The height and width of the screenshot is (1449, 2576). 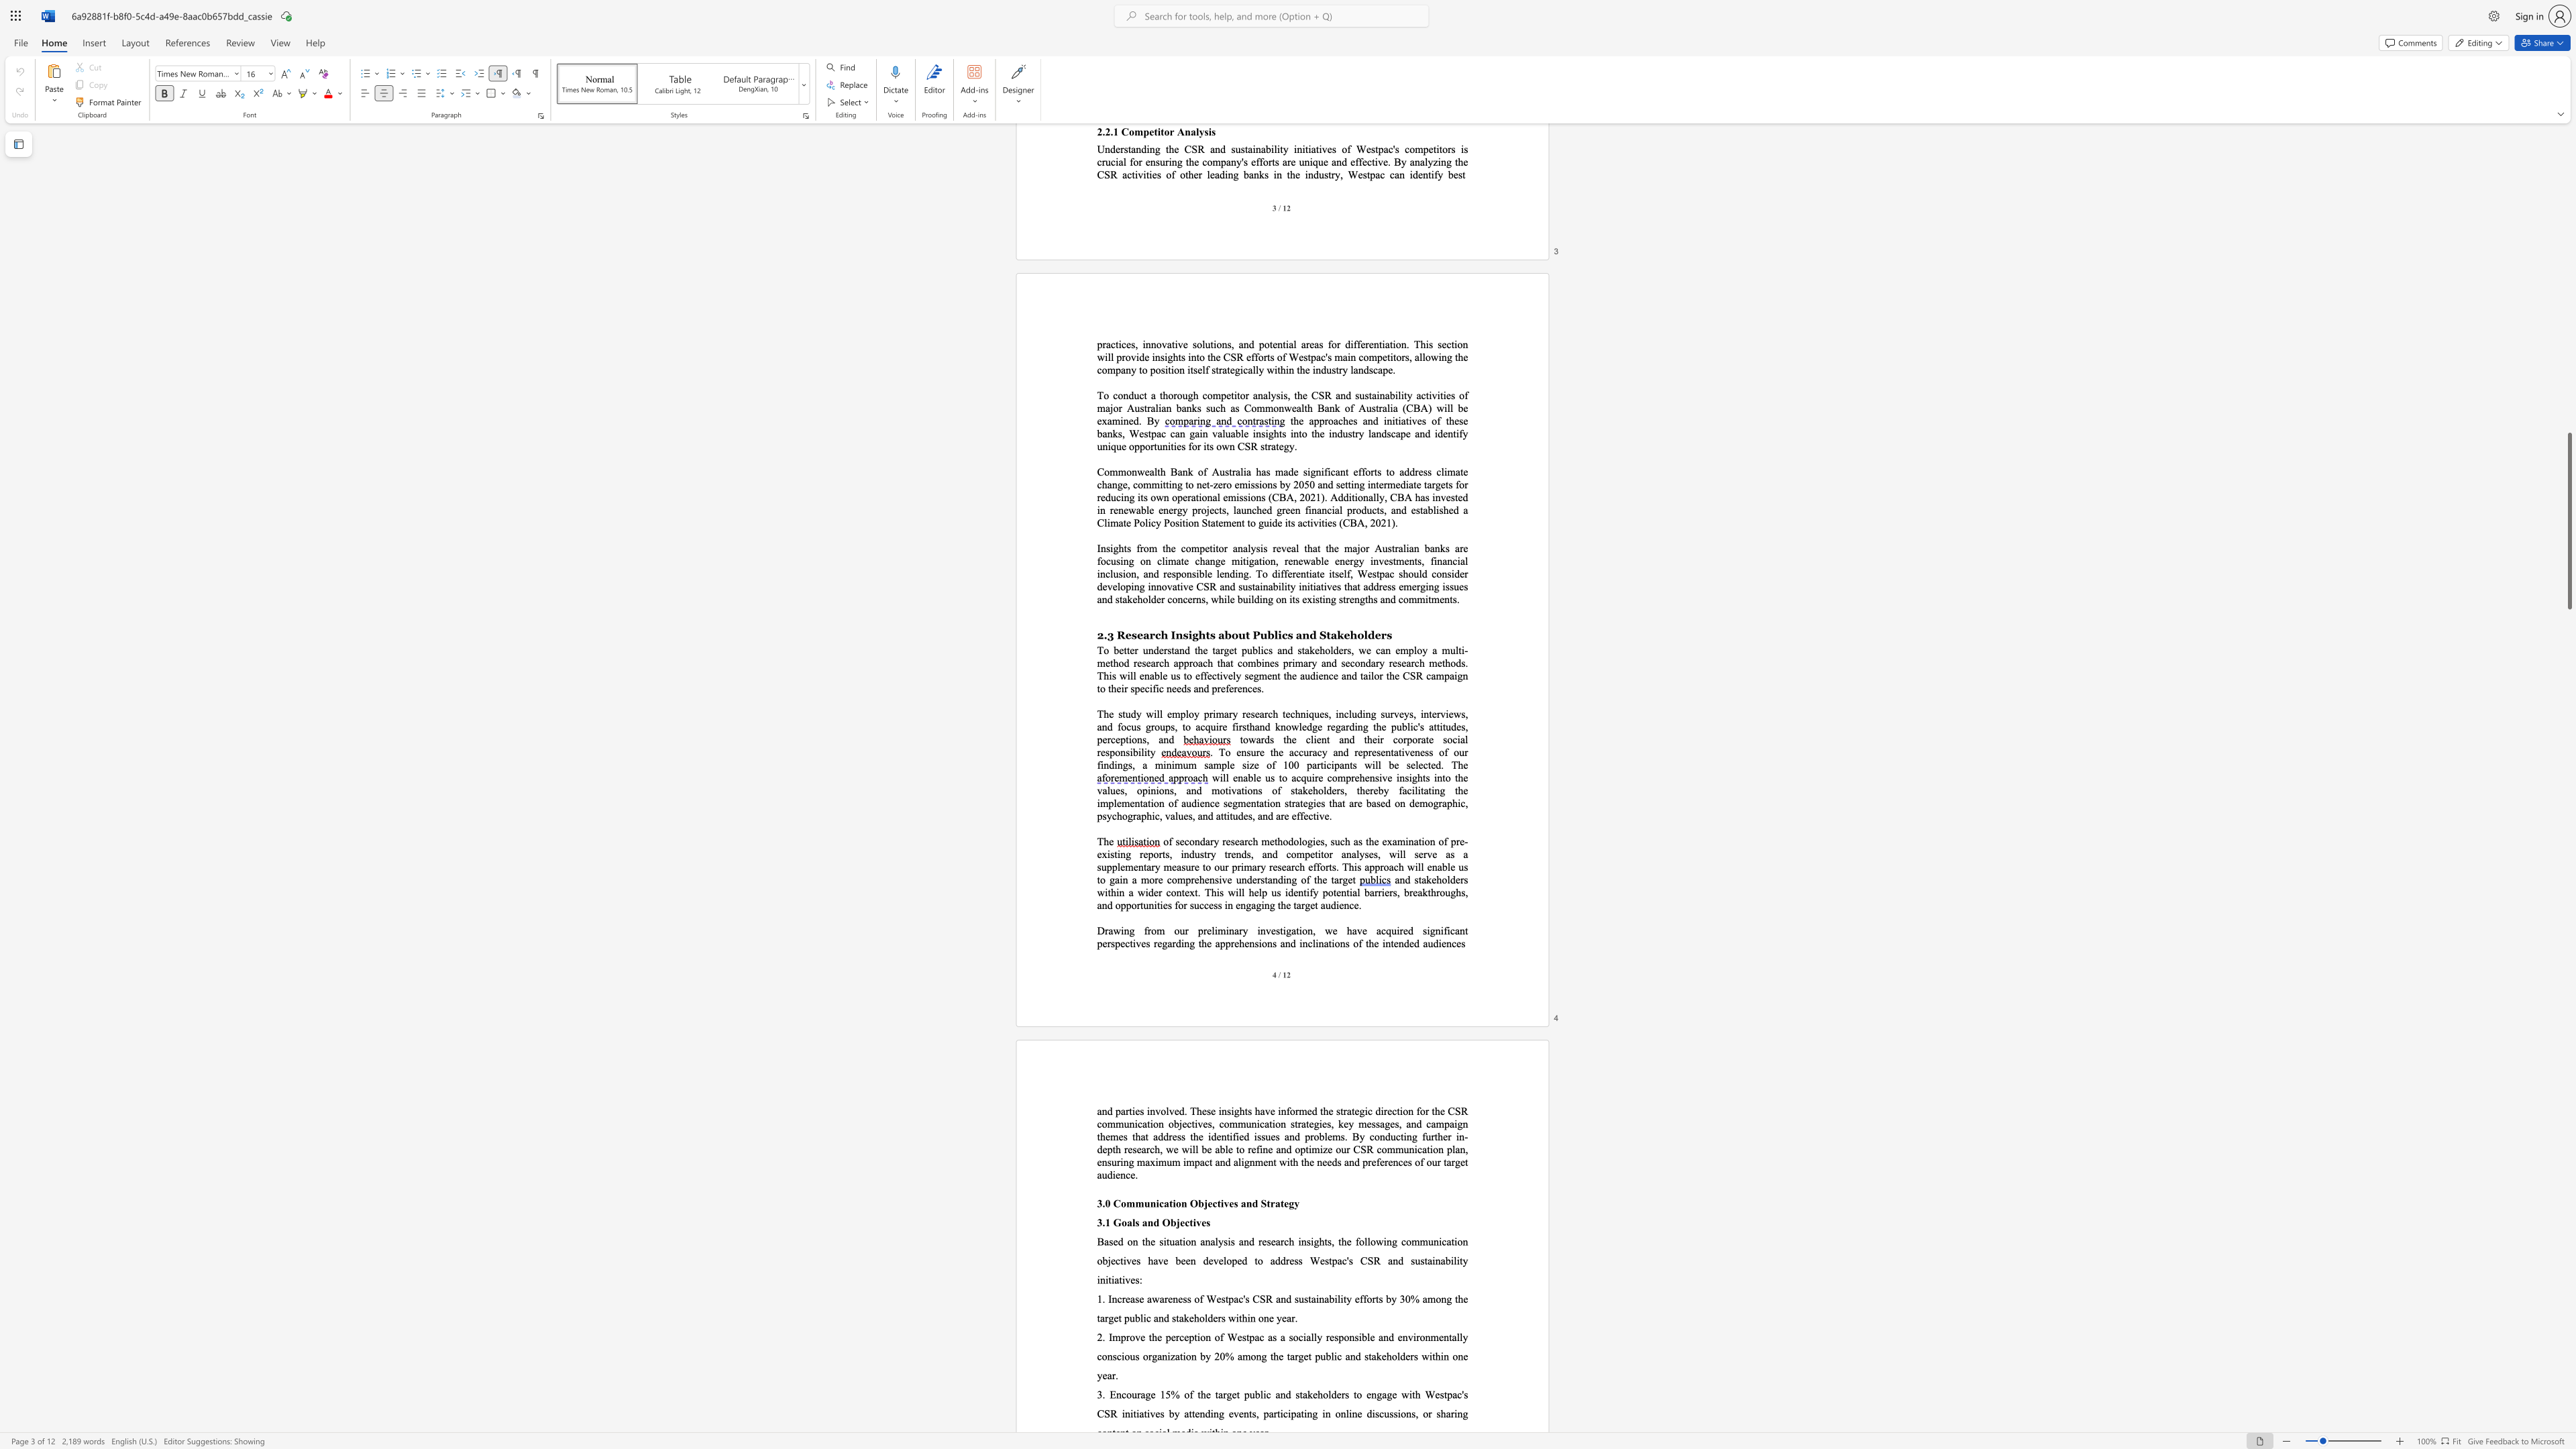 I want to click on the 1th character "," in the text, so click(x=1313, y=930).